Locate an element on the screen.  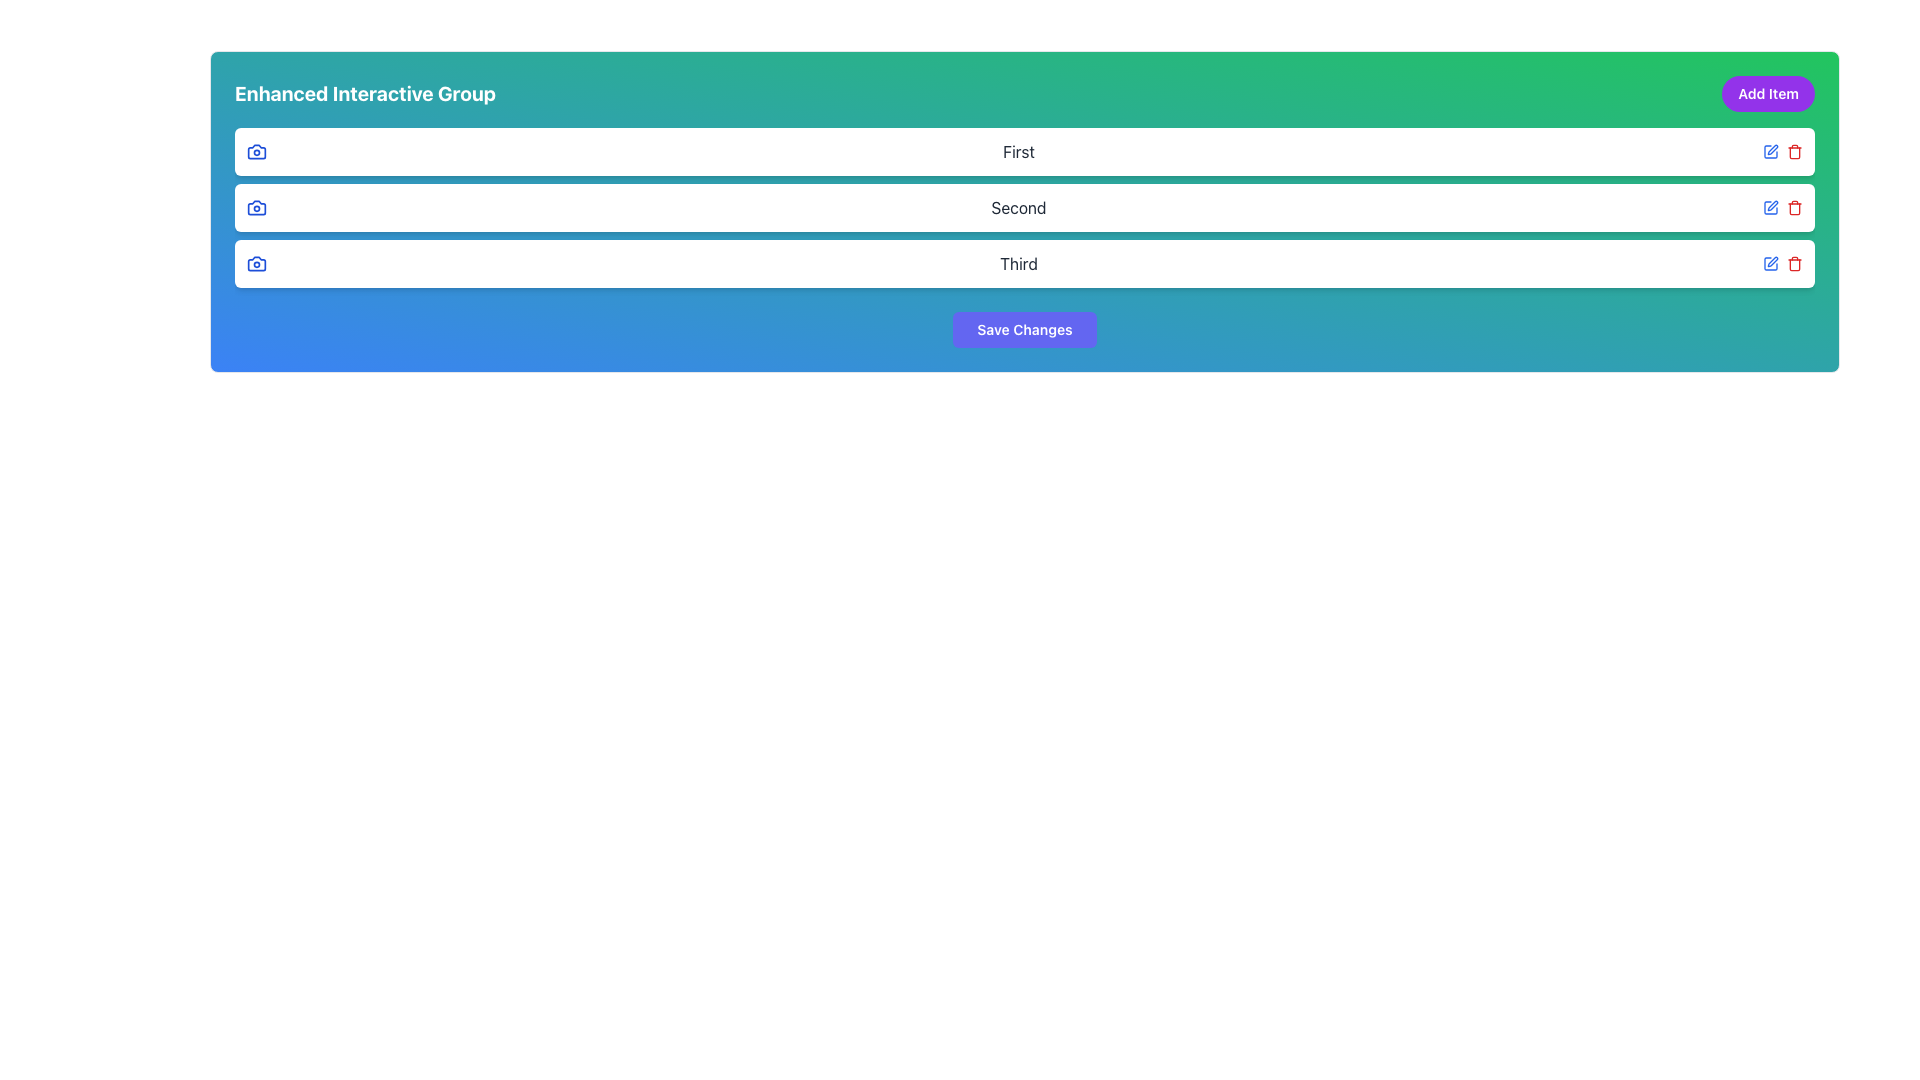
the icon located at the top row of the second card, next to the label 'Second', which symbolizes capturing or viewing photos is located at coordinates (256, 208).